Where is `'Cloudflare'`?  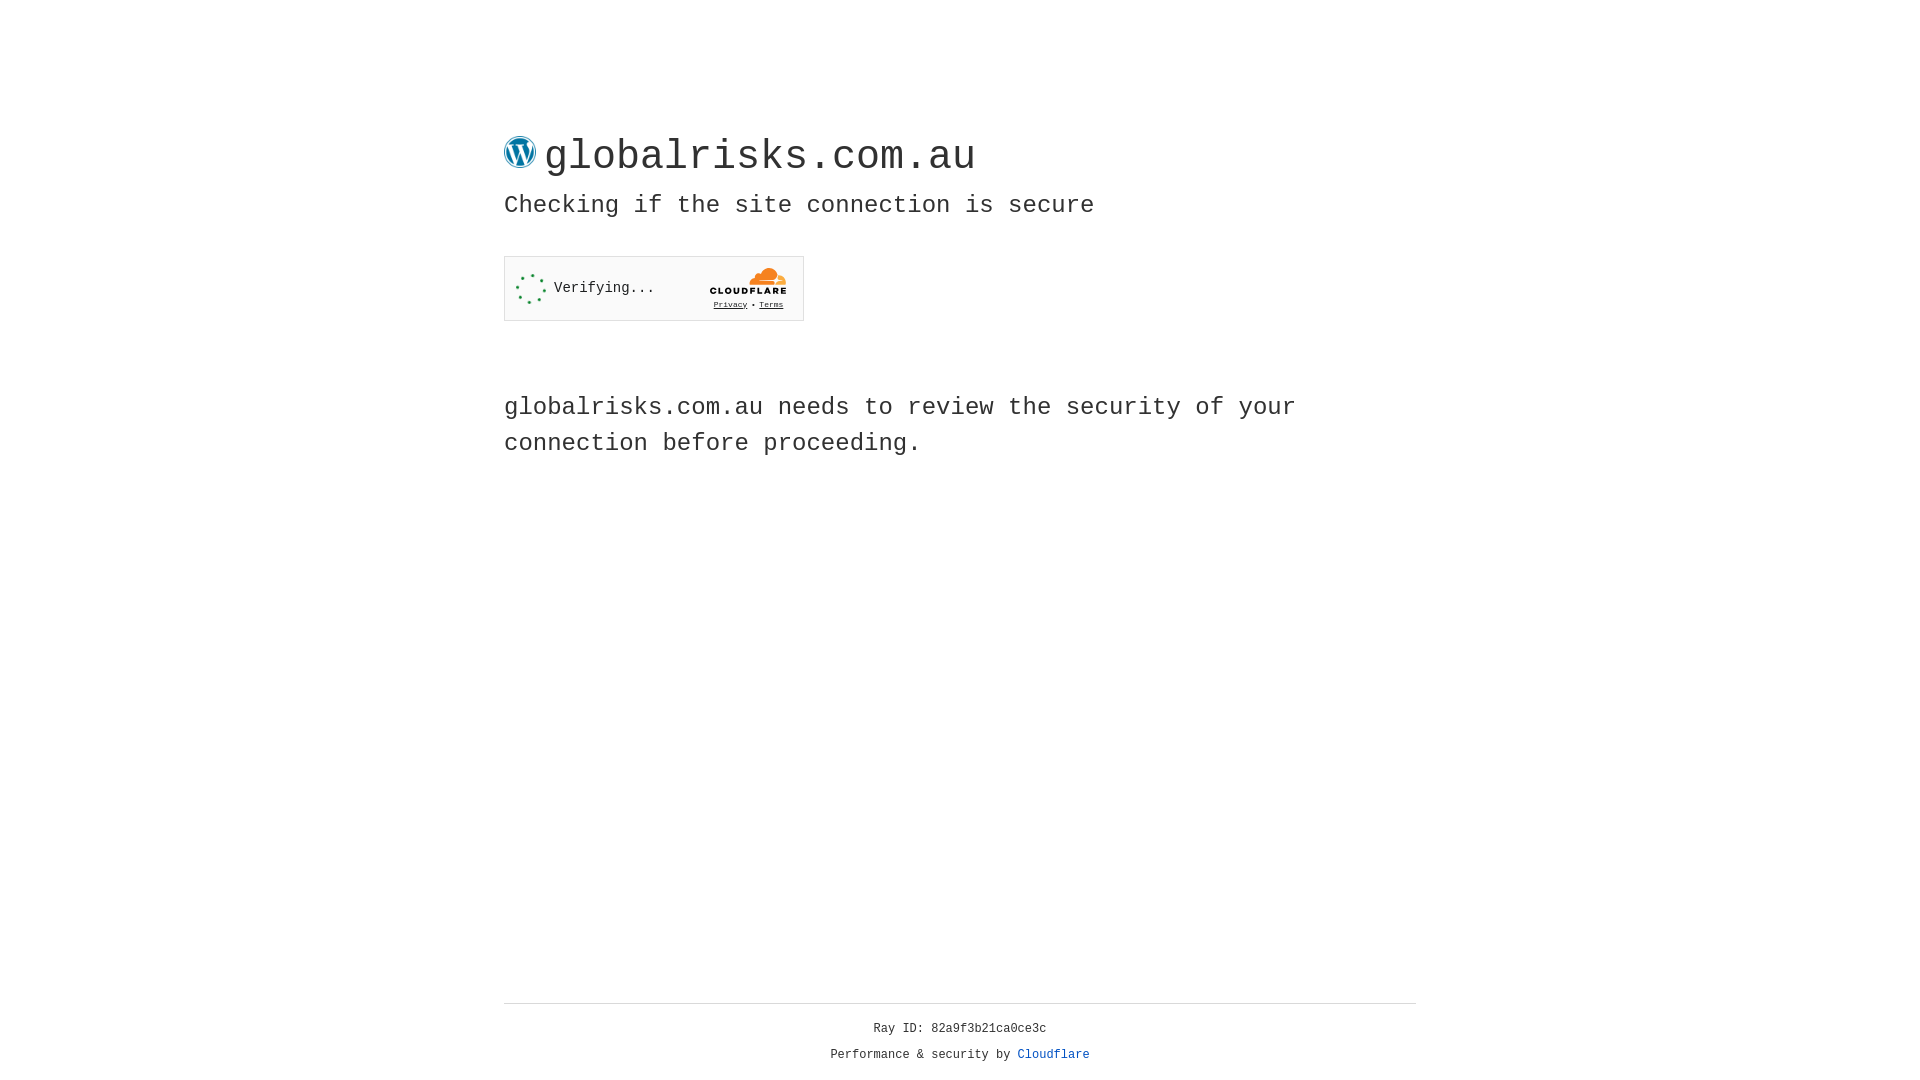
'Cloudflare' is located at coordinates (1053, 1054).